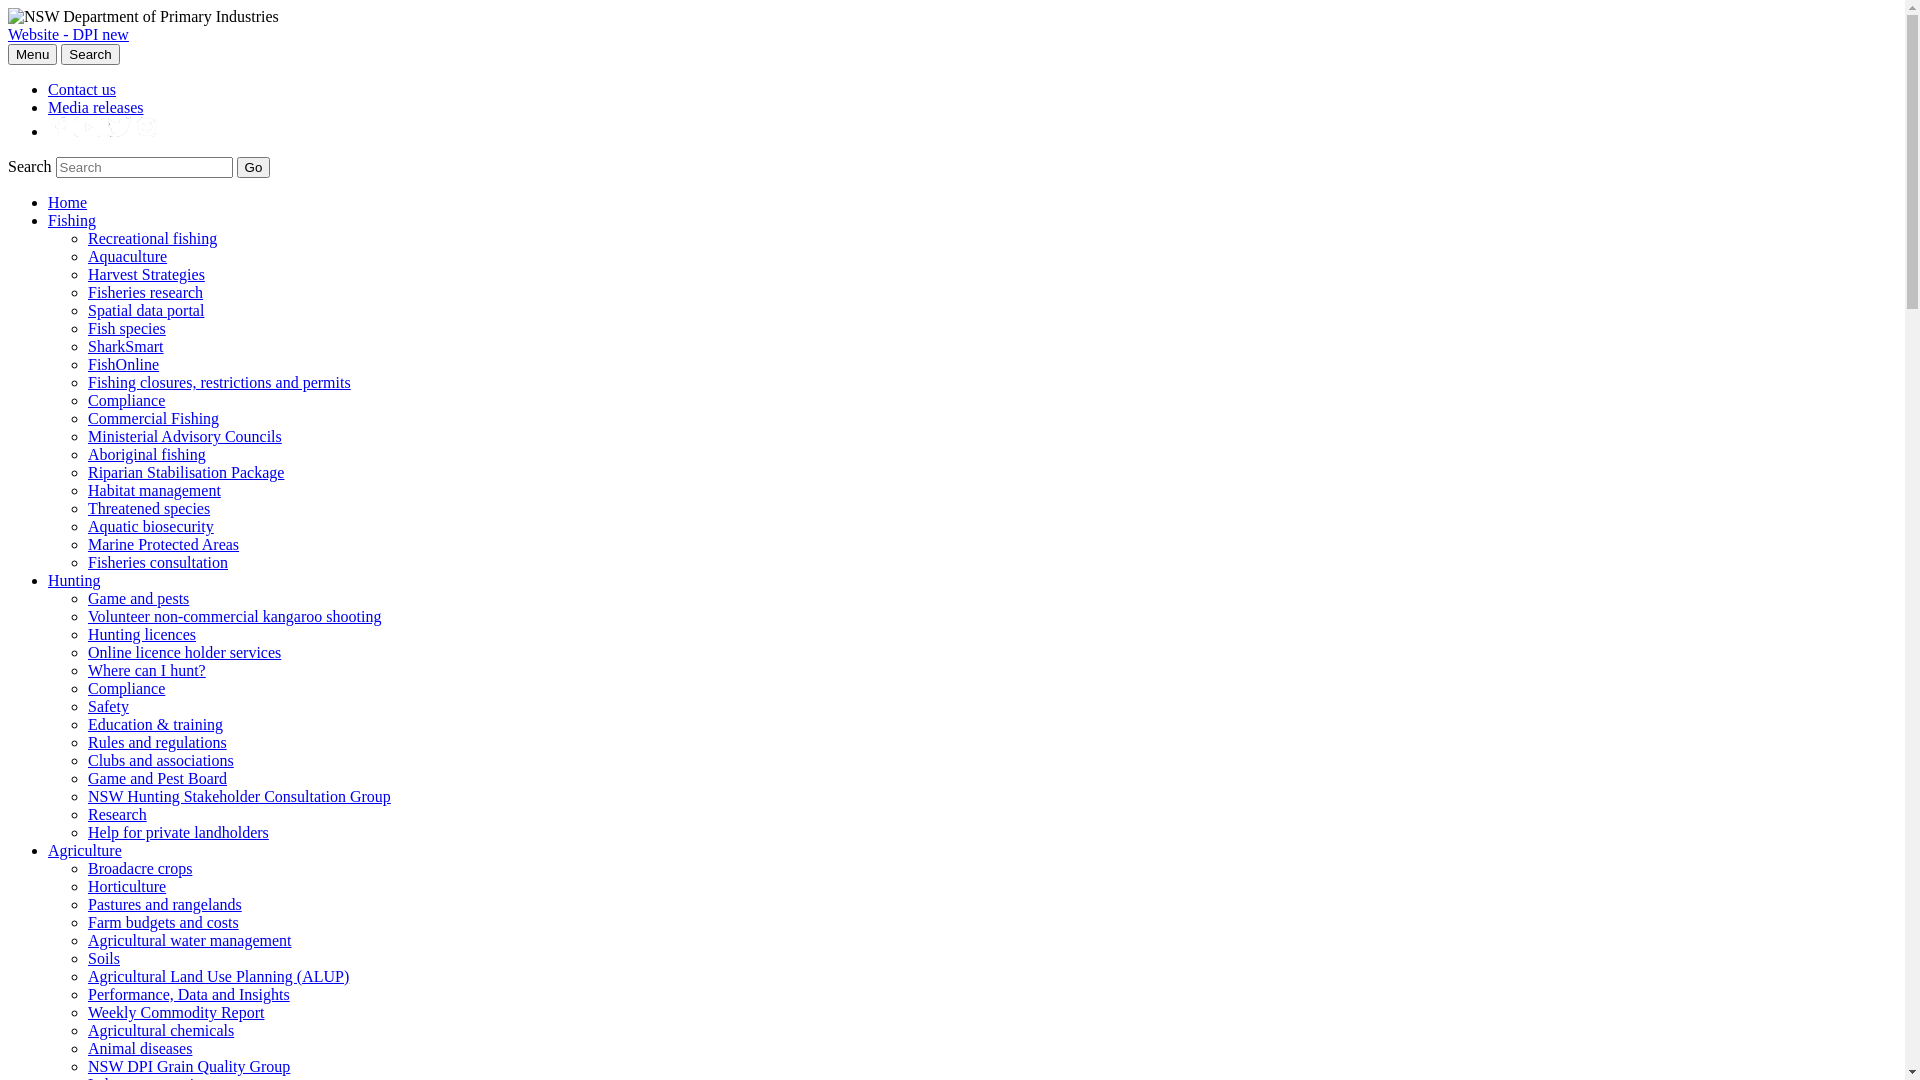 This screenshot has width=1920, height=1080. What do you see at coordinates (234, 615) in the screenshot?
I see `'Volunteer non-commercial kangaroo shooting'` at bounding box center [234, 615].